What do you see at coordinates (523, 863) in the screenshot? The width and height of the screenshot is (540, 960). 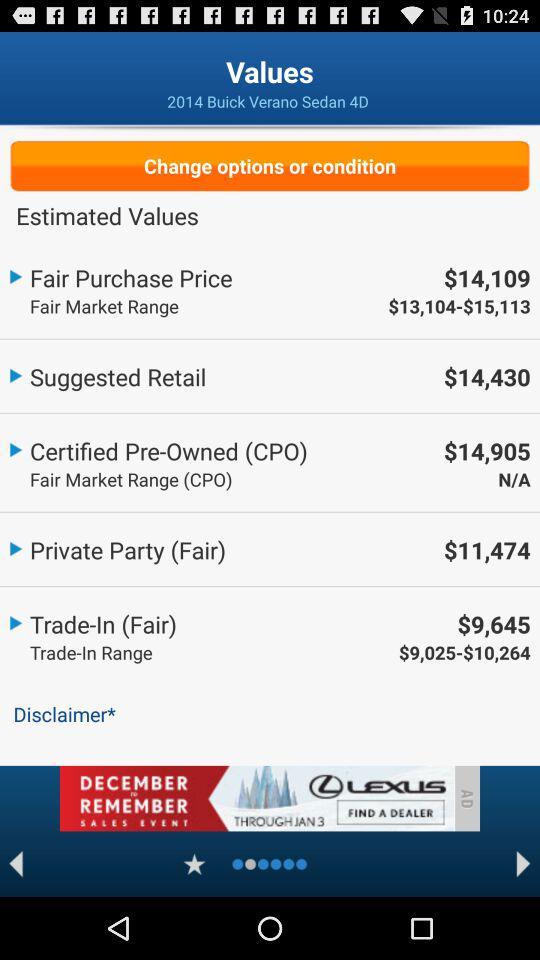 I see `go forward` at bounding box center [523, 863].